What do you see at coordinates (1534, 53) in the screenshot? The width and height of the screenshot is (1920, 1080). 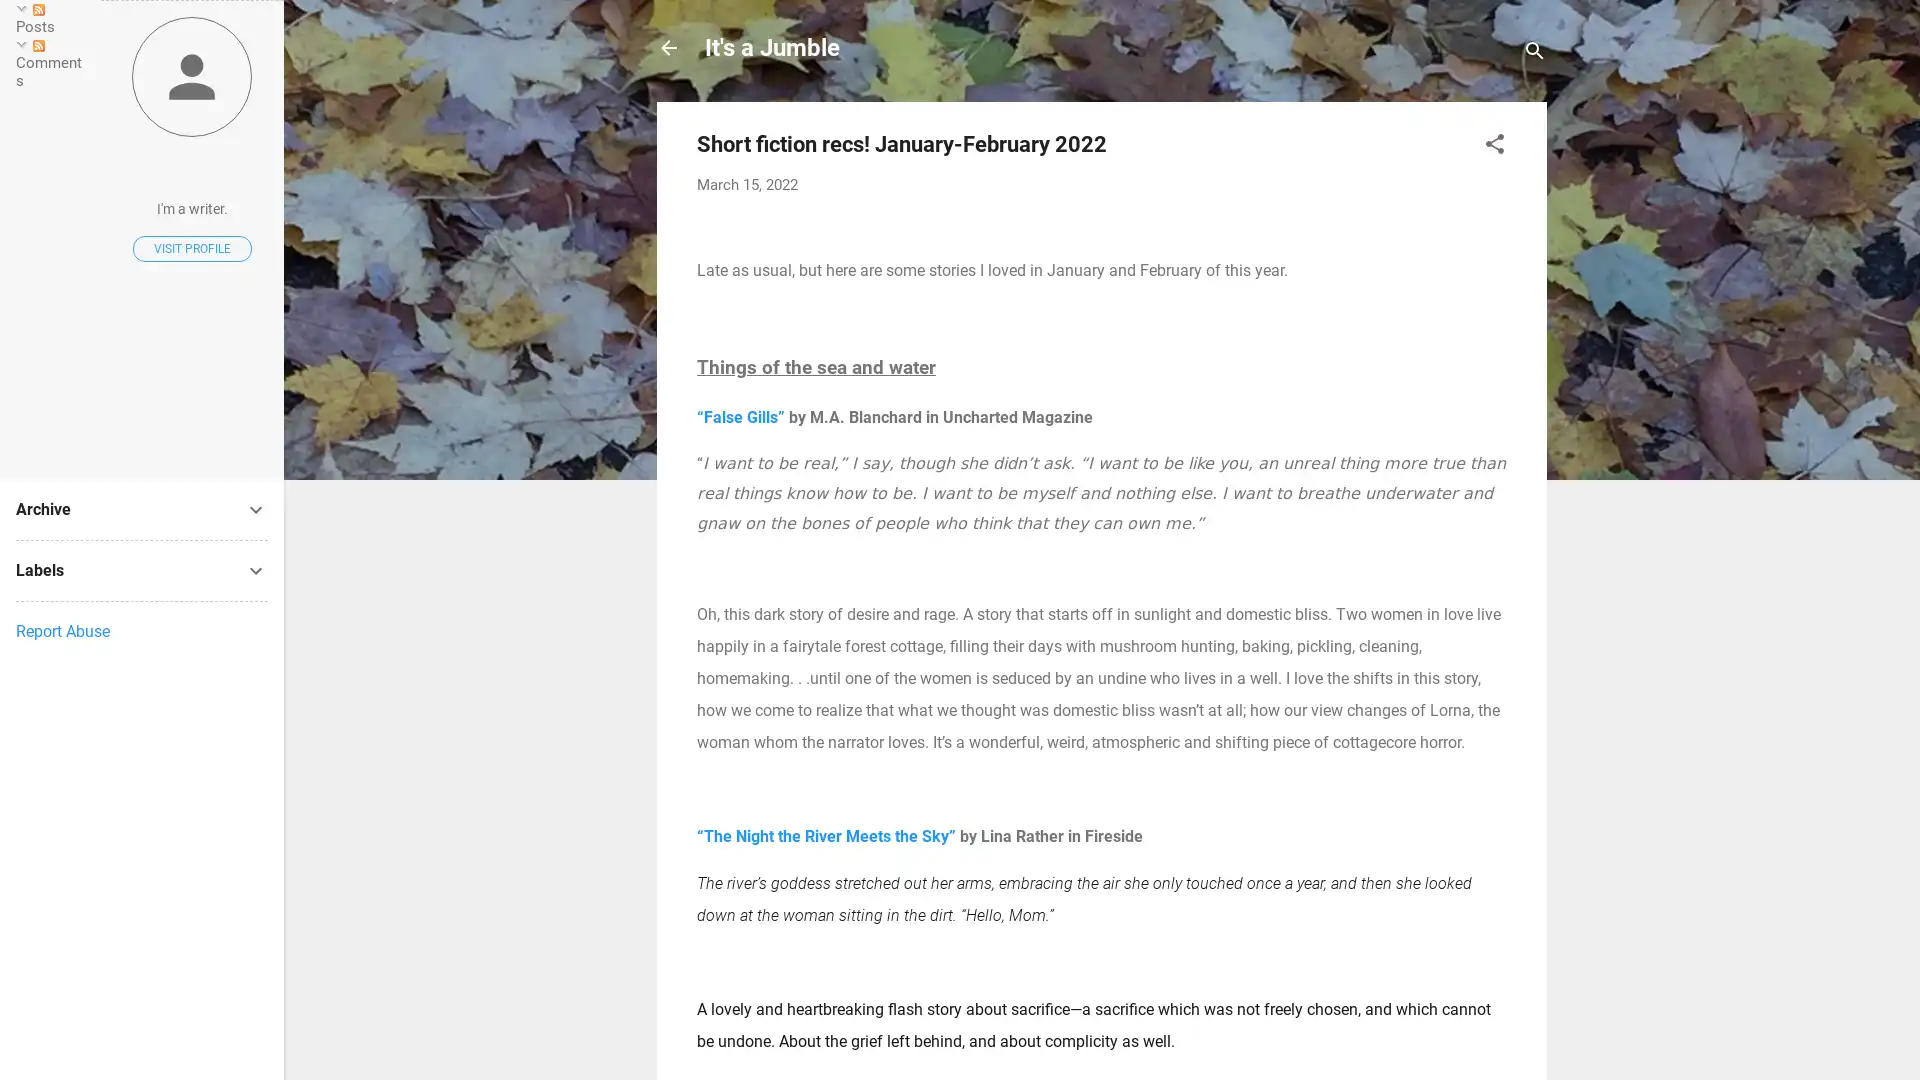 I see `Search` at bounding box center [1534, 53].